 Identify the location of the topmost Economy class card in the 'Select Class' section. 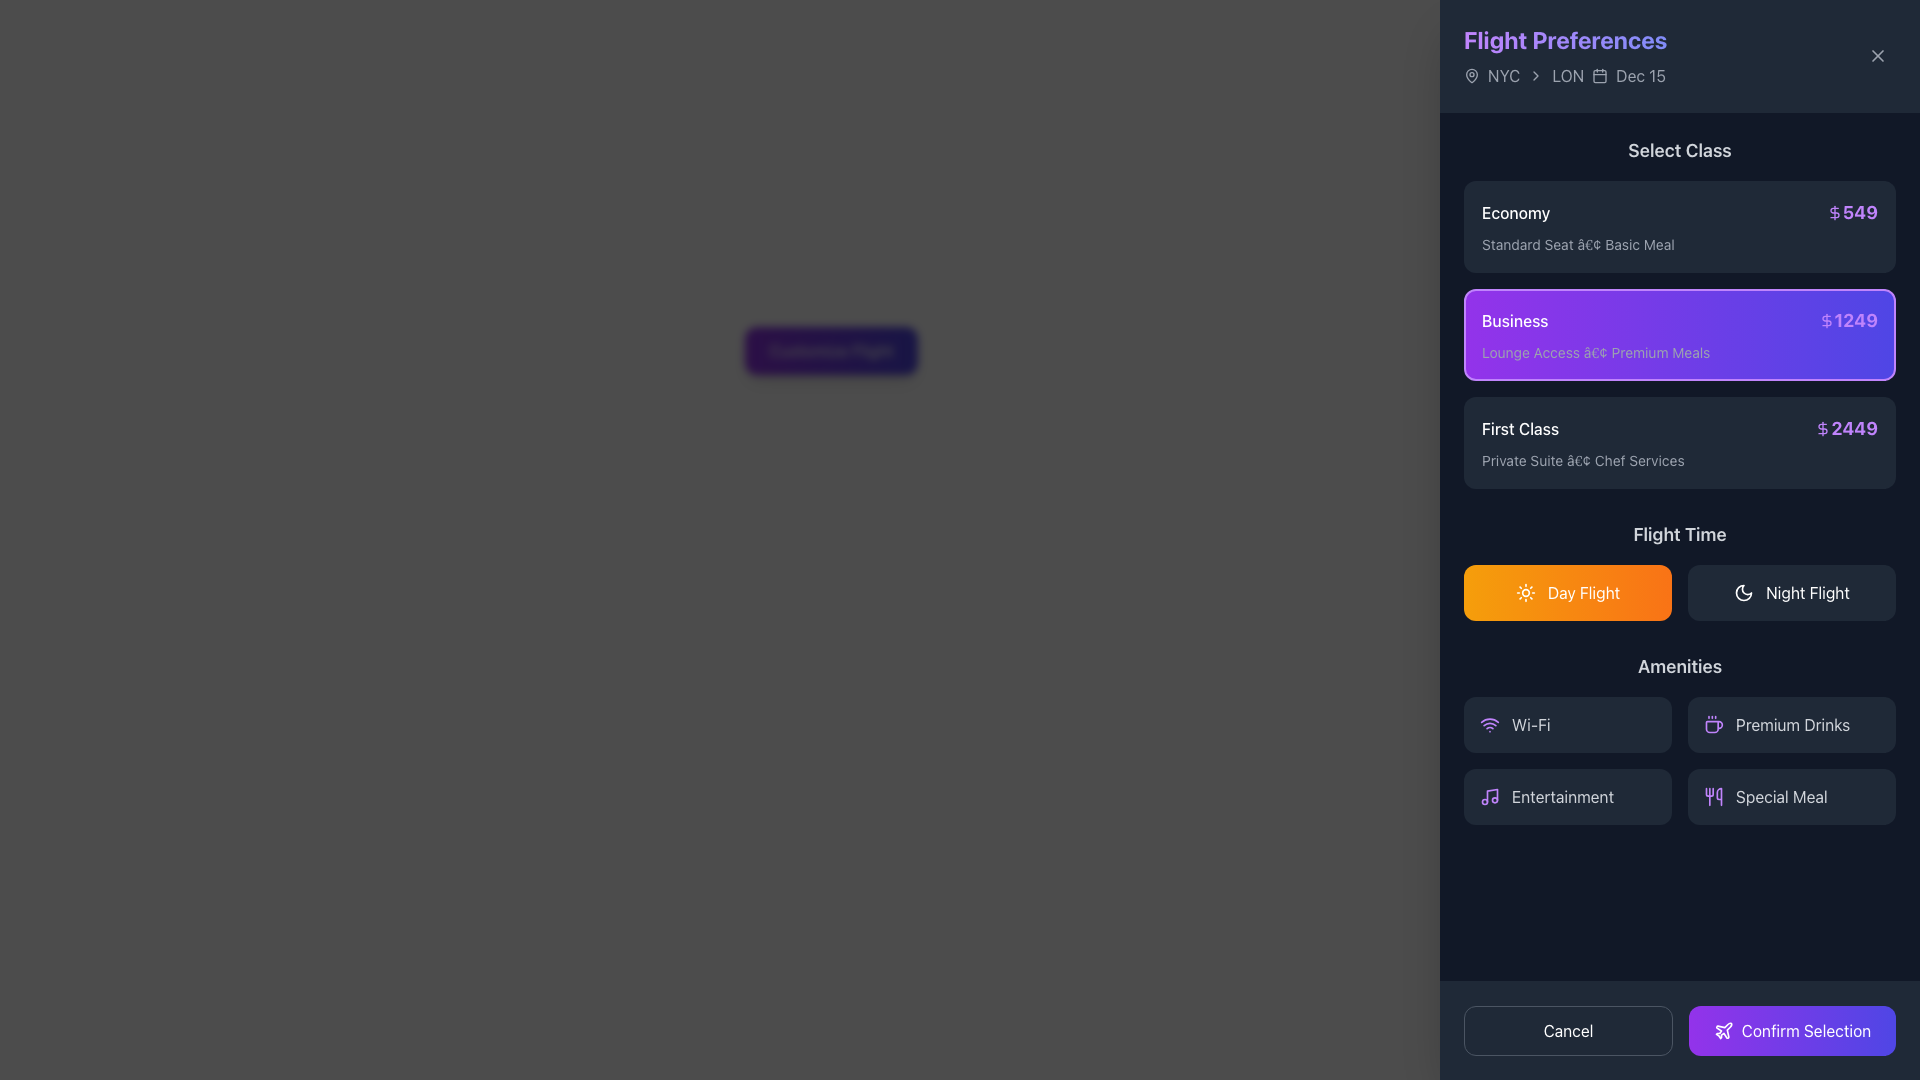
(1680, 226).